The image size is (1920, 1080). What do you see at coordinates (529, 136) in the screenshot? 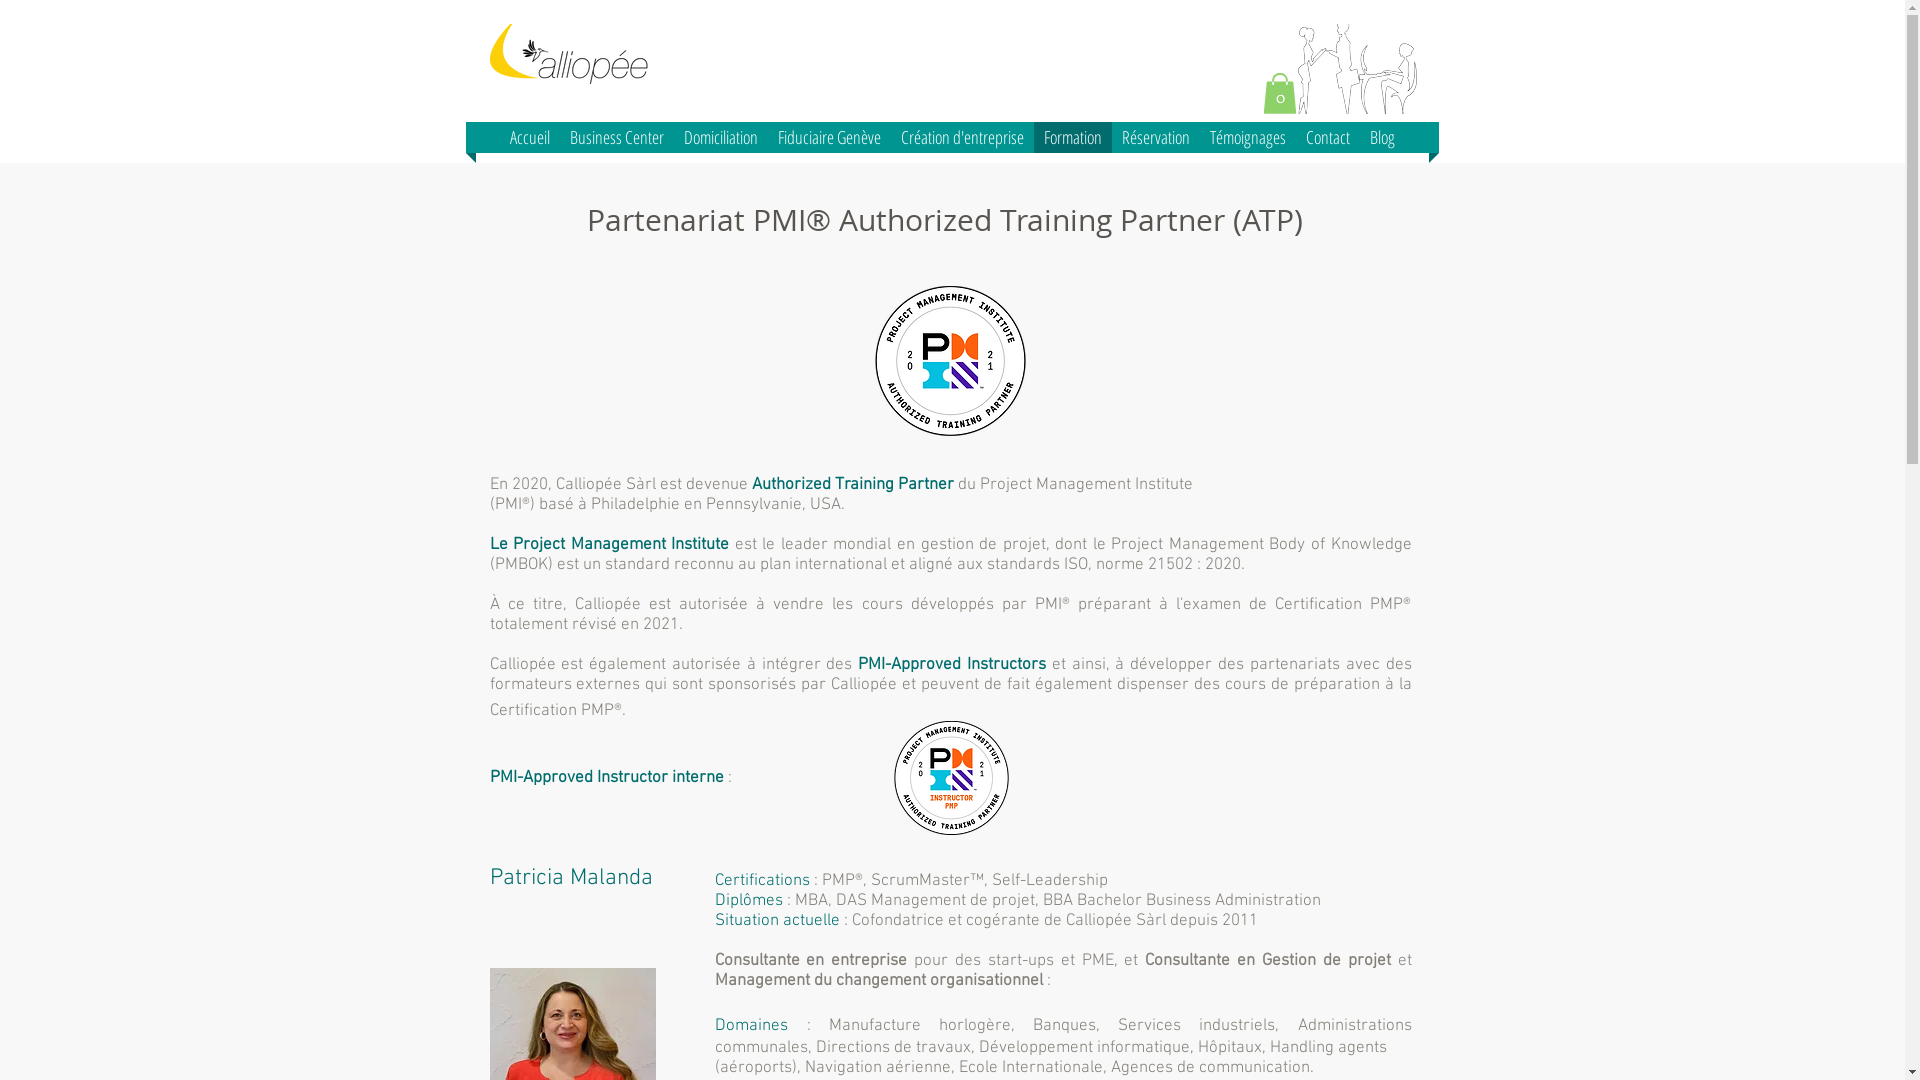
I see `'Accueil'` at bounding box center [529, 136].